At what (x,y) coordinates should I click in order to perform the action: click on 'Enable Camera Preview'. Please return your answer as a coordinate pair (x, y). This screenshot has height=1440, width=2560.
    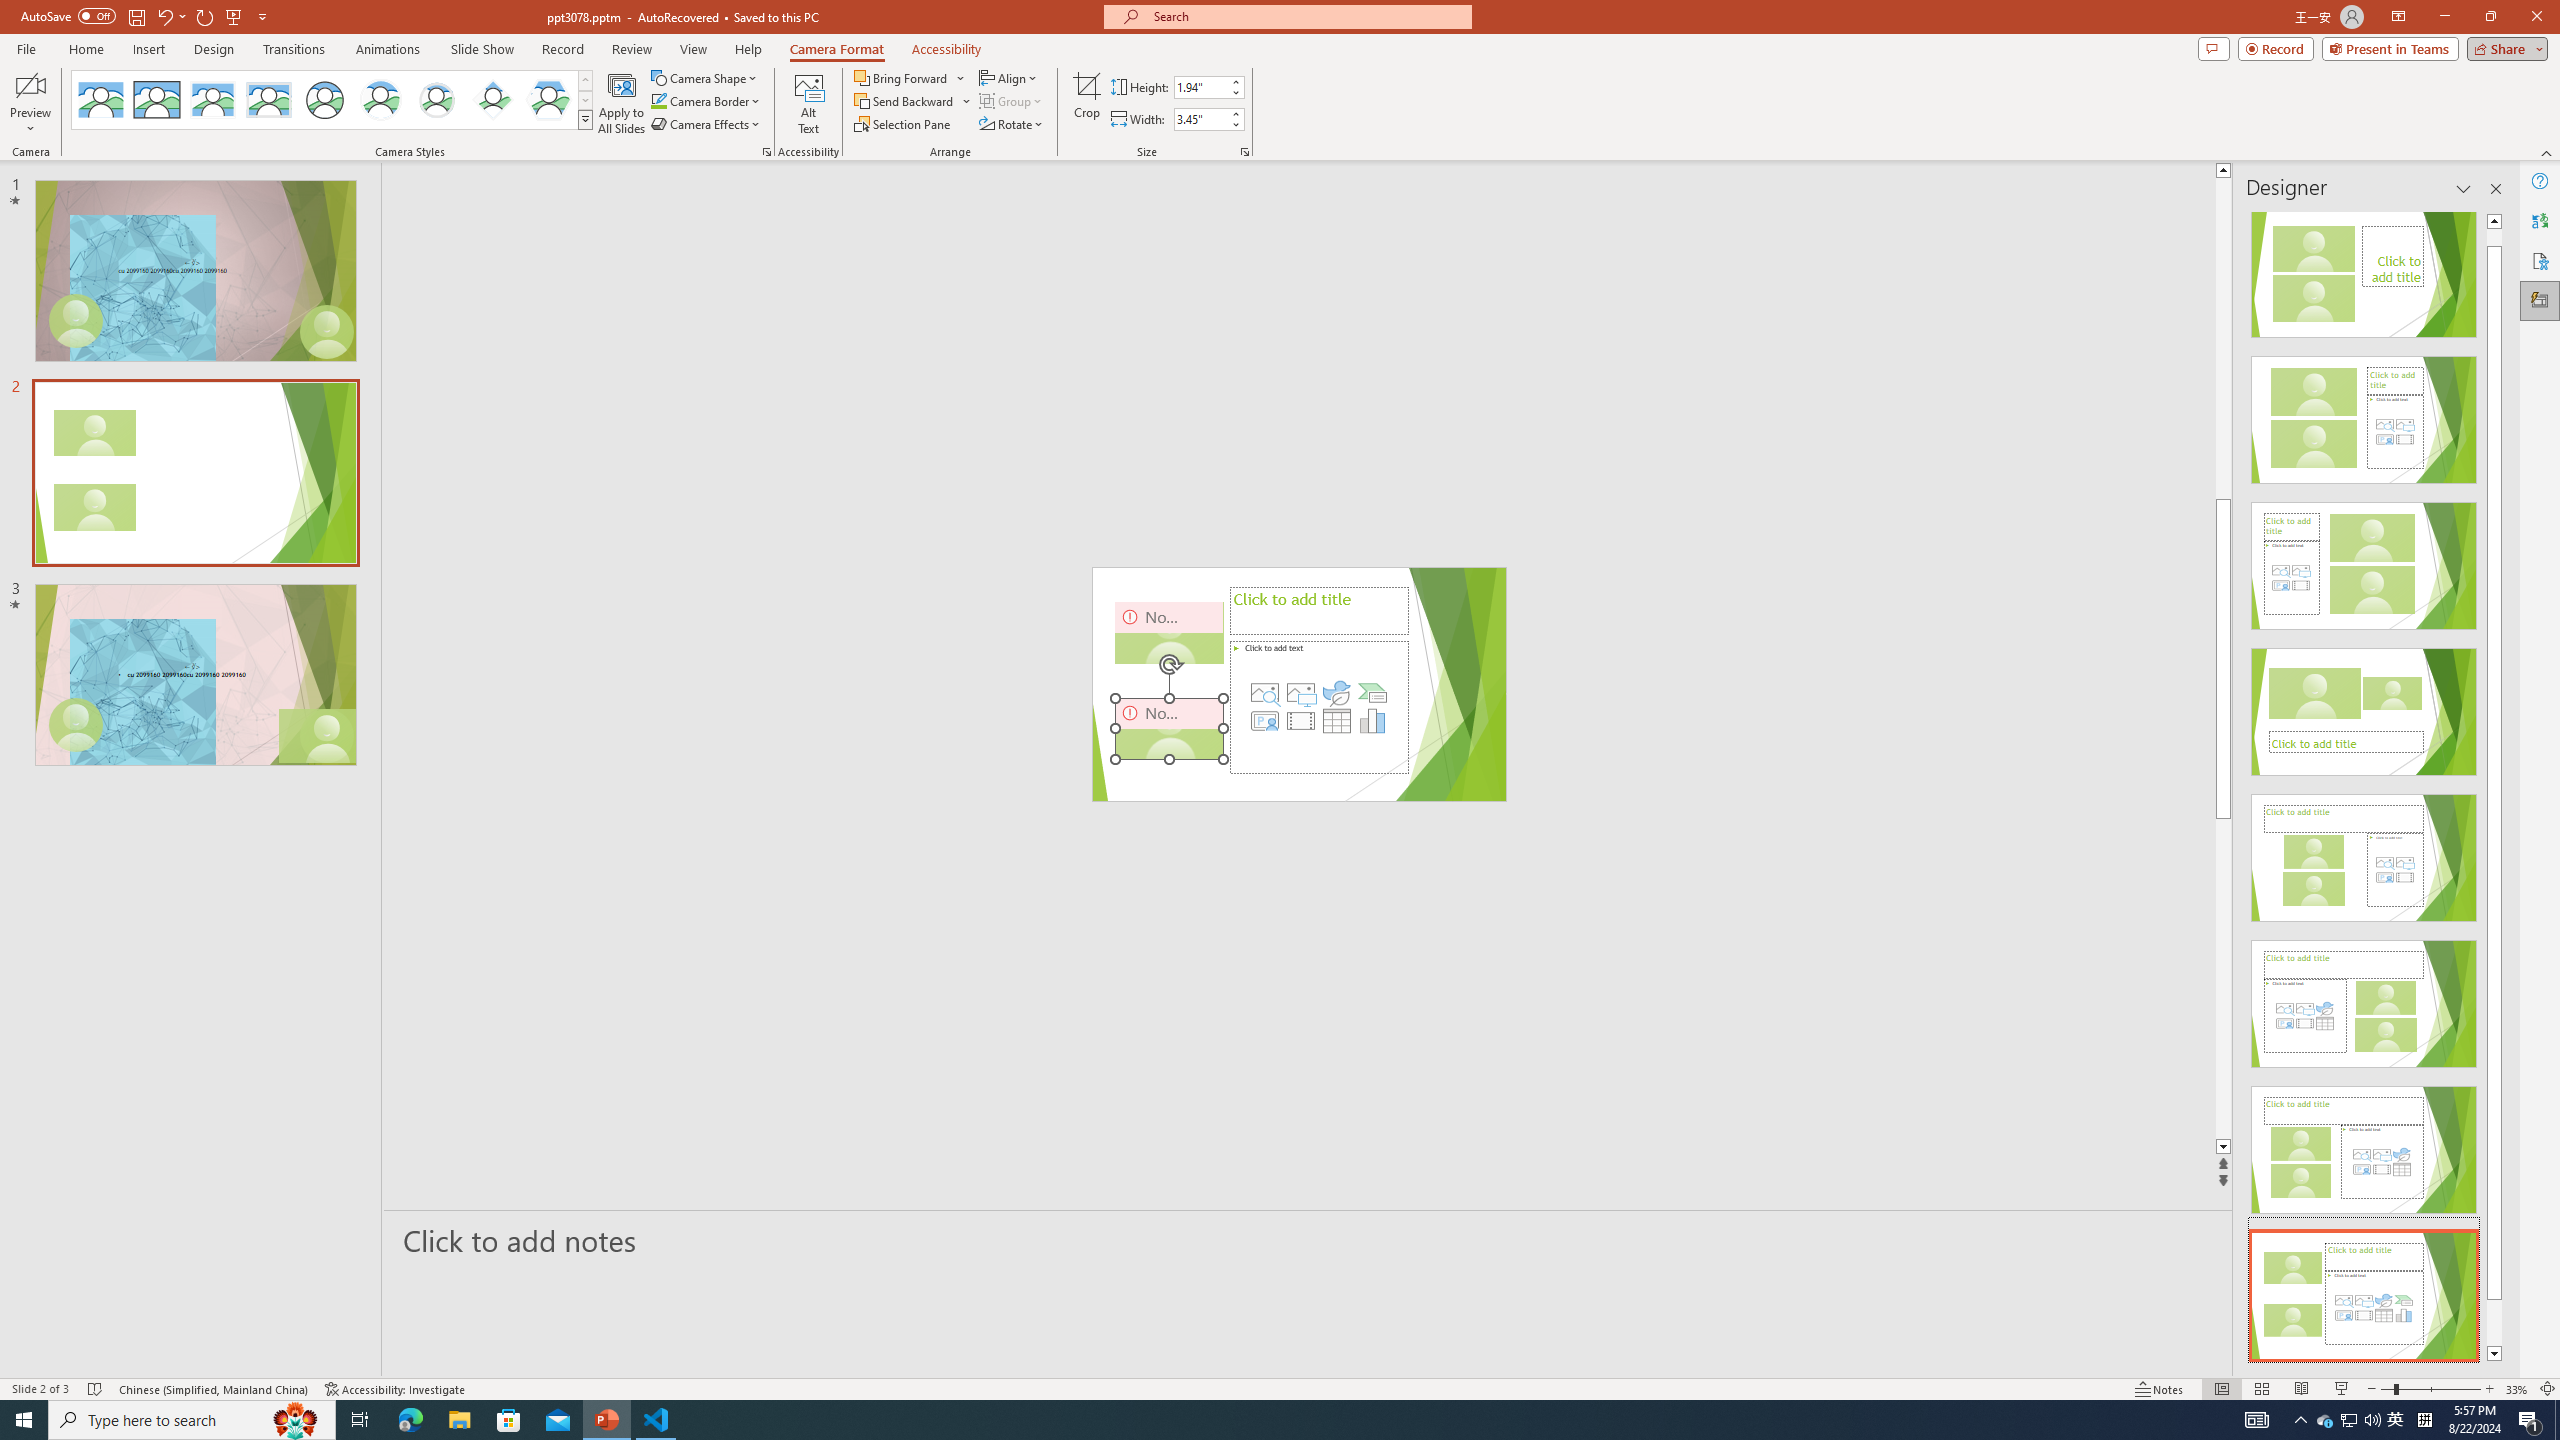
    Looking at the image, I should click on (29, 84).